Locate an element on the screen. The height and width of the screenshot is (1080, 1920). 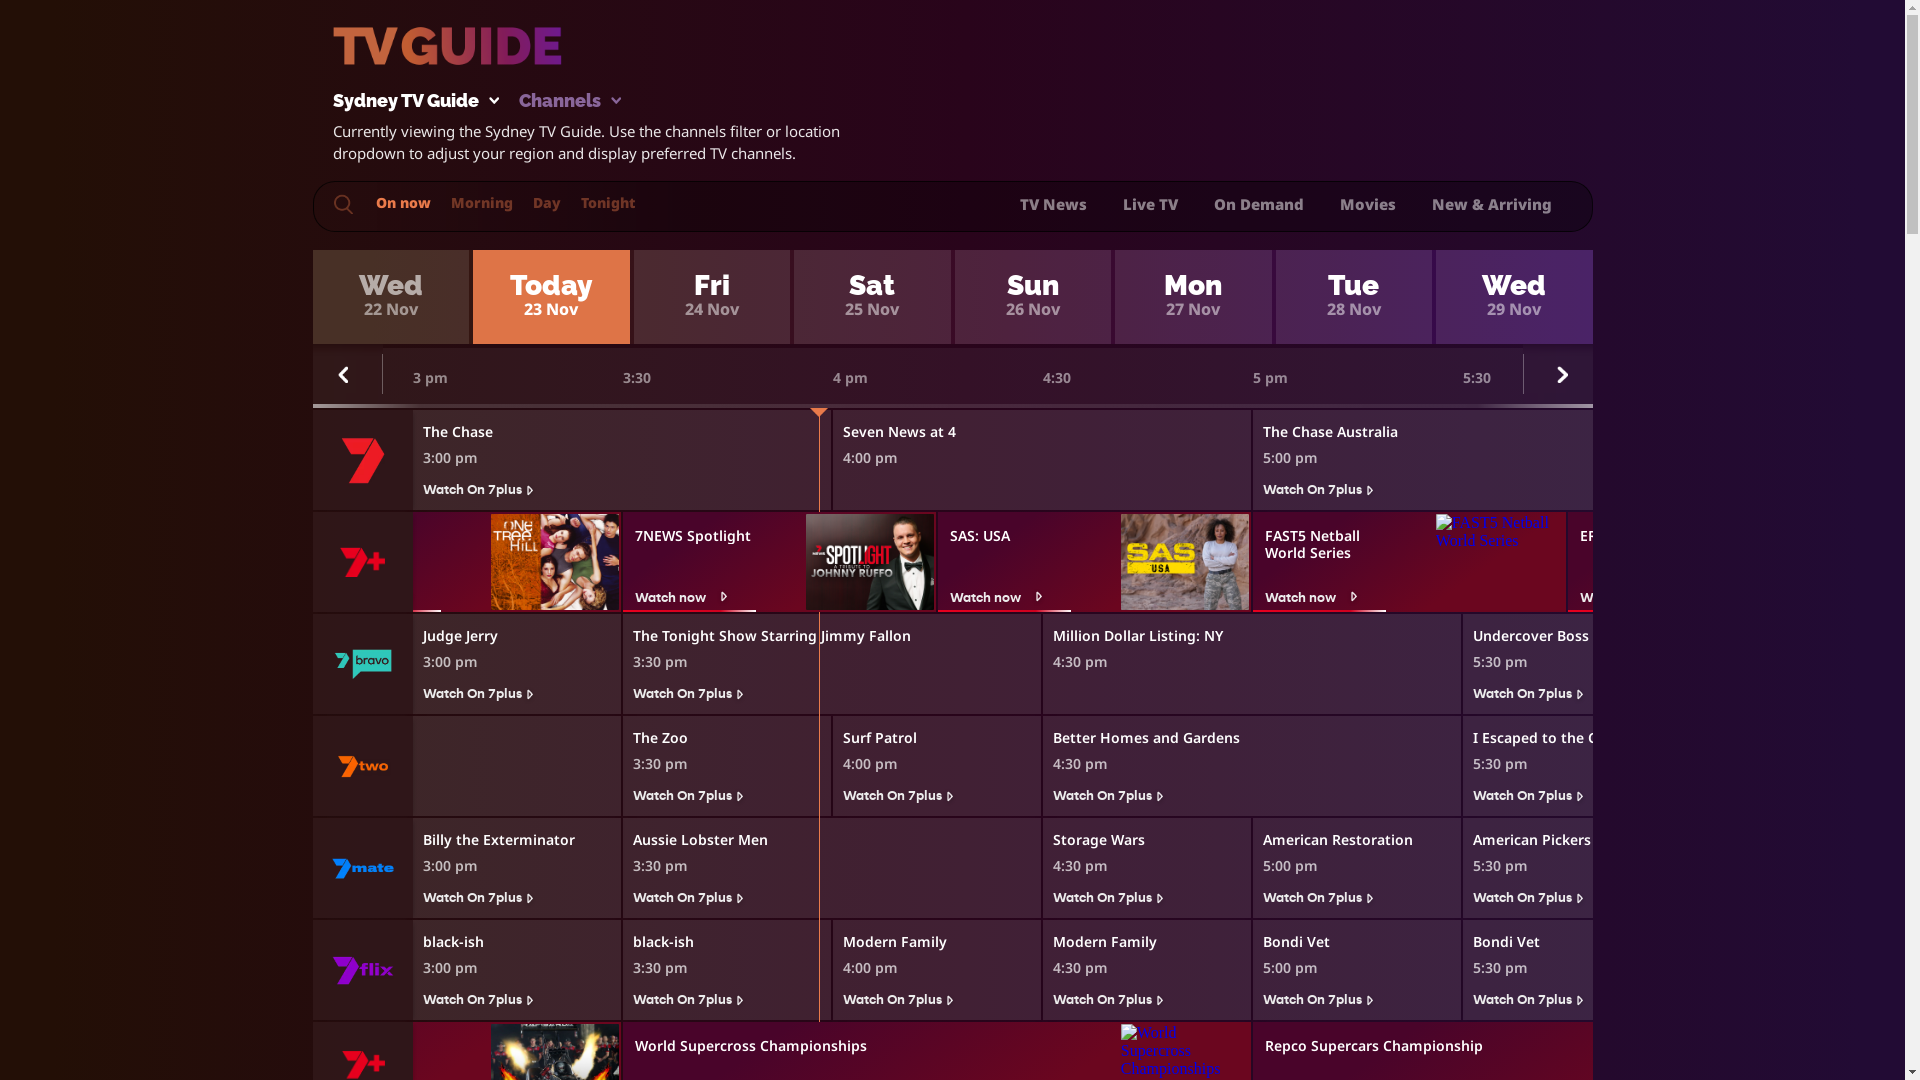
'Repco Supercars Championship' is located at coordinates (1387, 1040).